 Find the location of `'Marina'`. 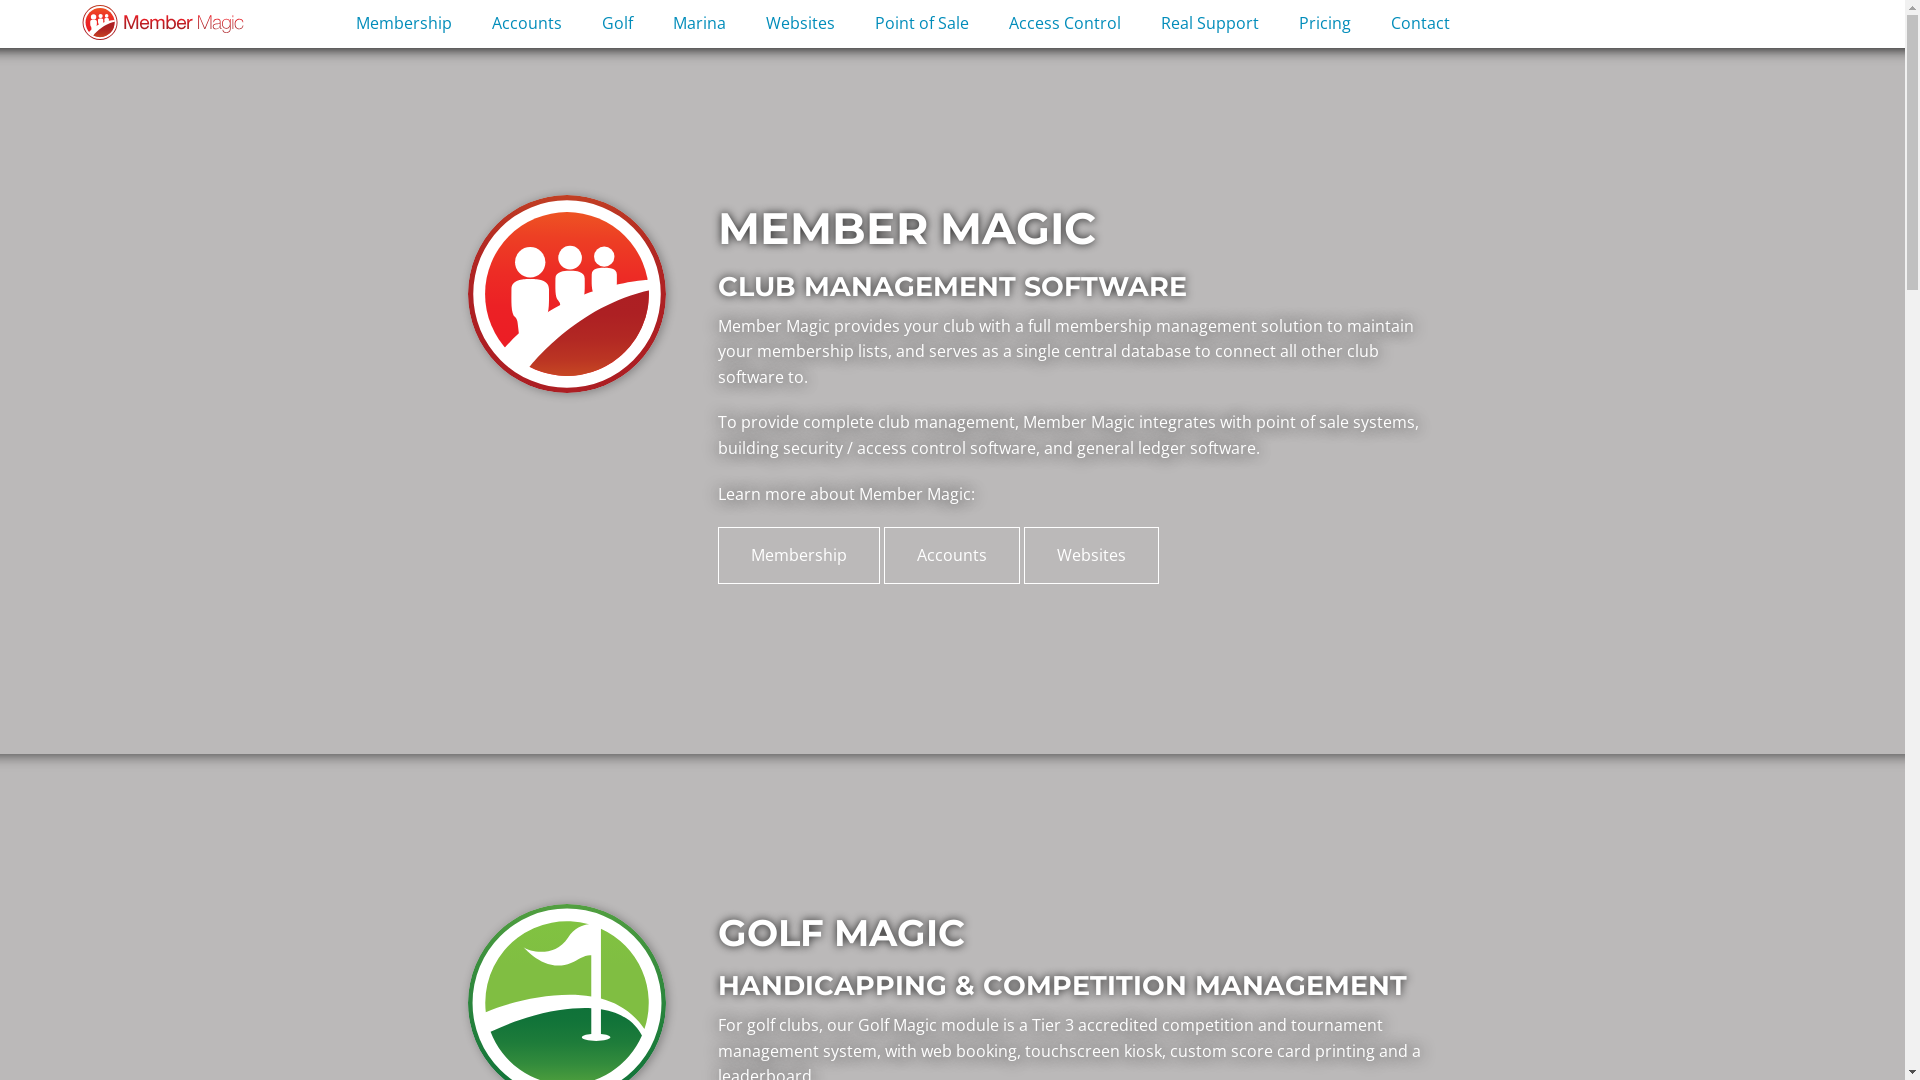

'Marina' is located at coordinates (699, 24).